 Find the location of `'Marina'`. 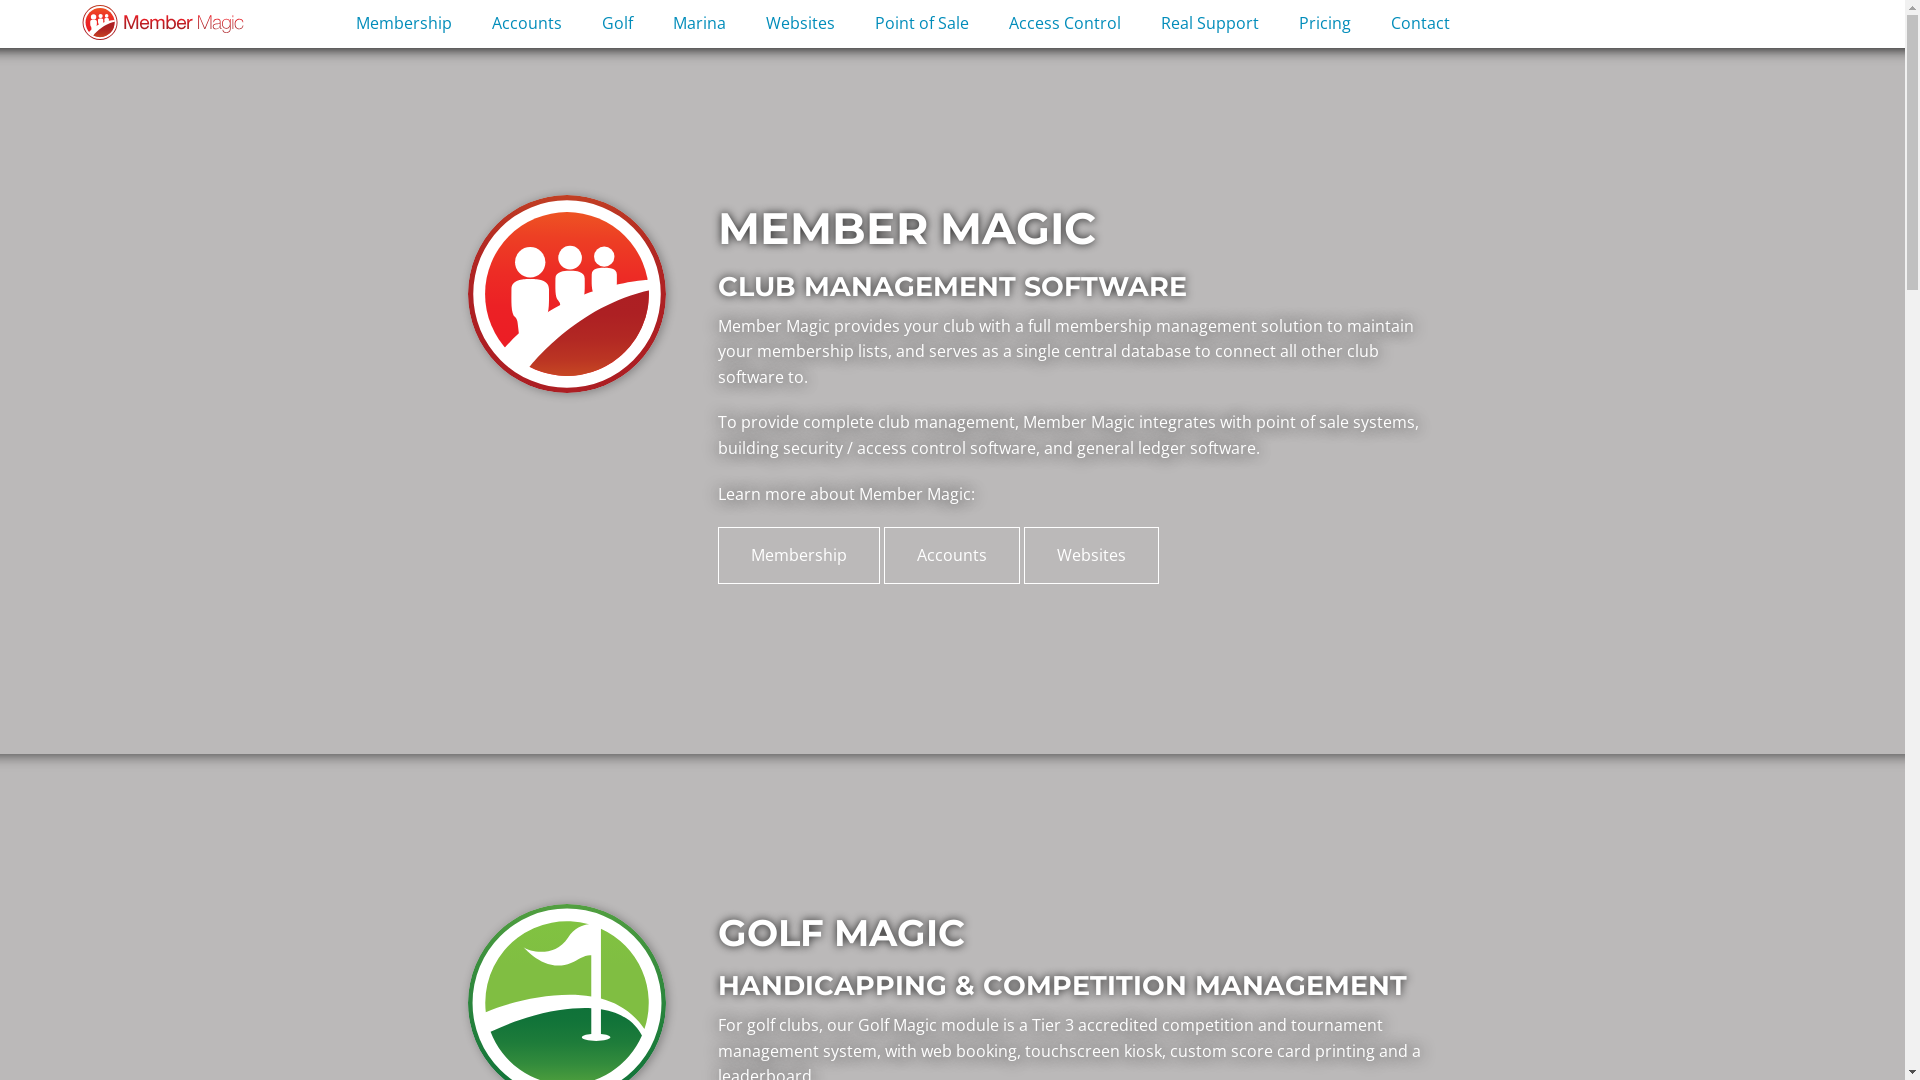

'Marina' is located at coordinates (699, 24).